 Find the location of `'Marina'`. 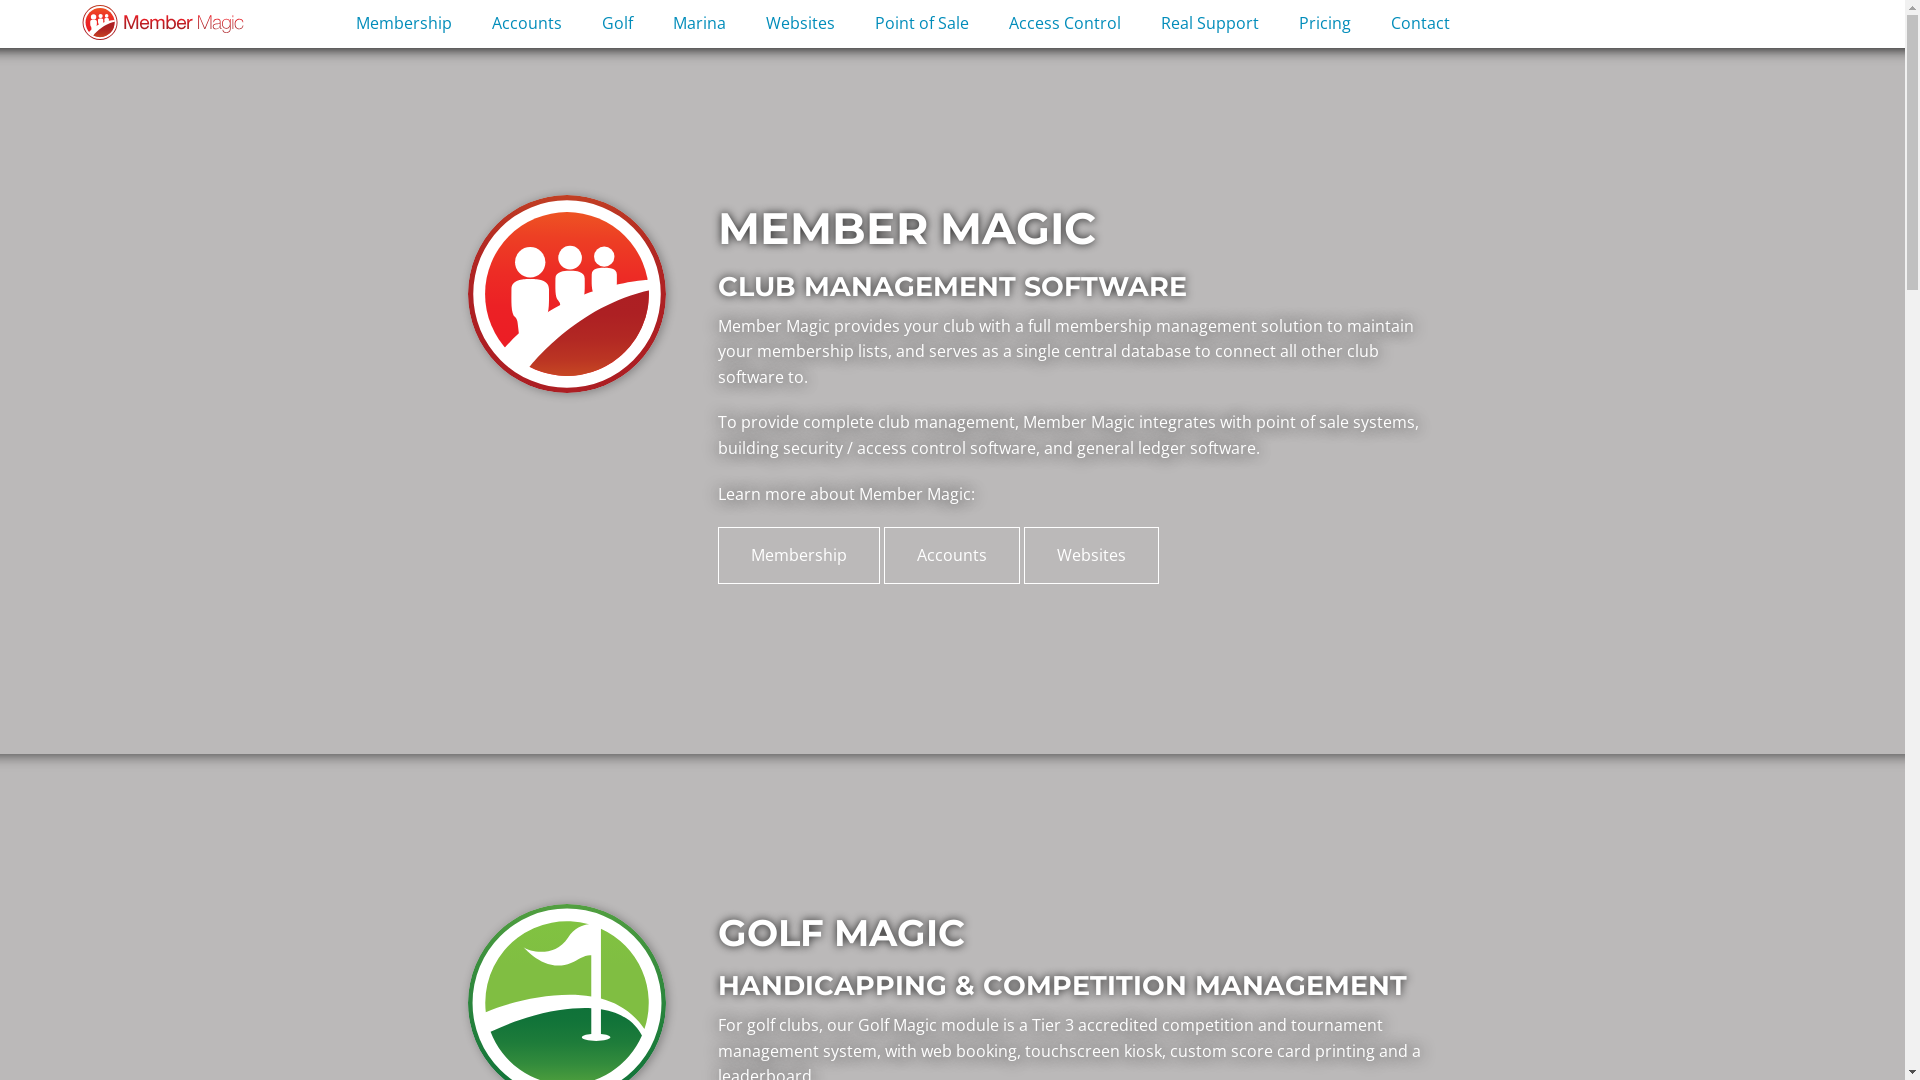

'Marina' is located at coordinates (699, 24).